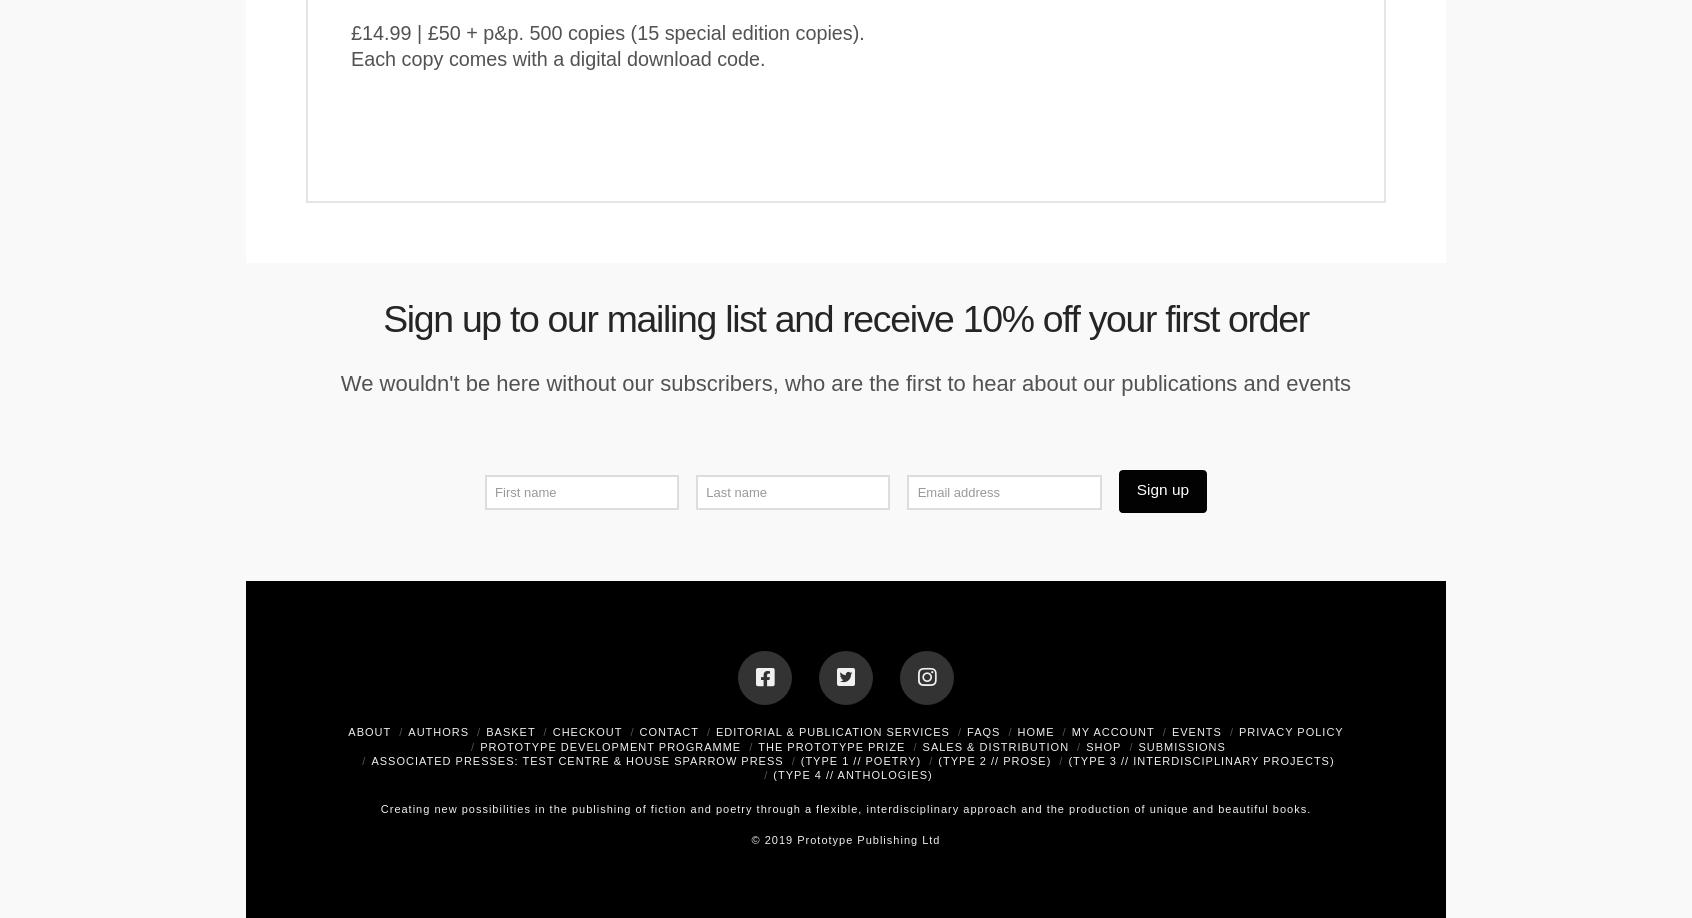 The width and height of the screenshot is (1692, 918). I want to click on 'Home', so click(1034, 731).